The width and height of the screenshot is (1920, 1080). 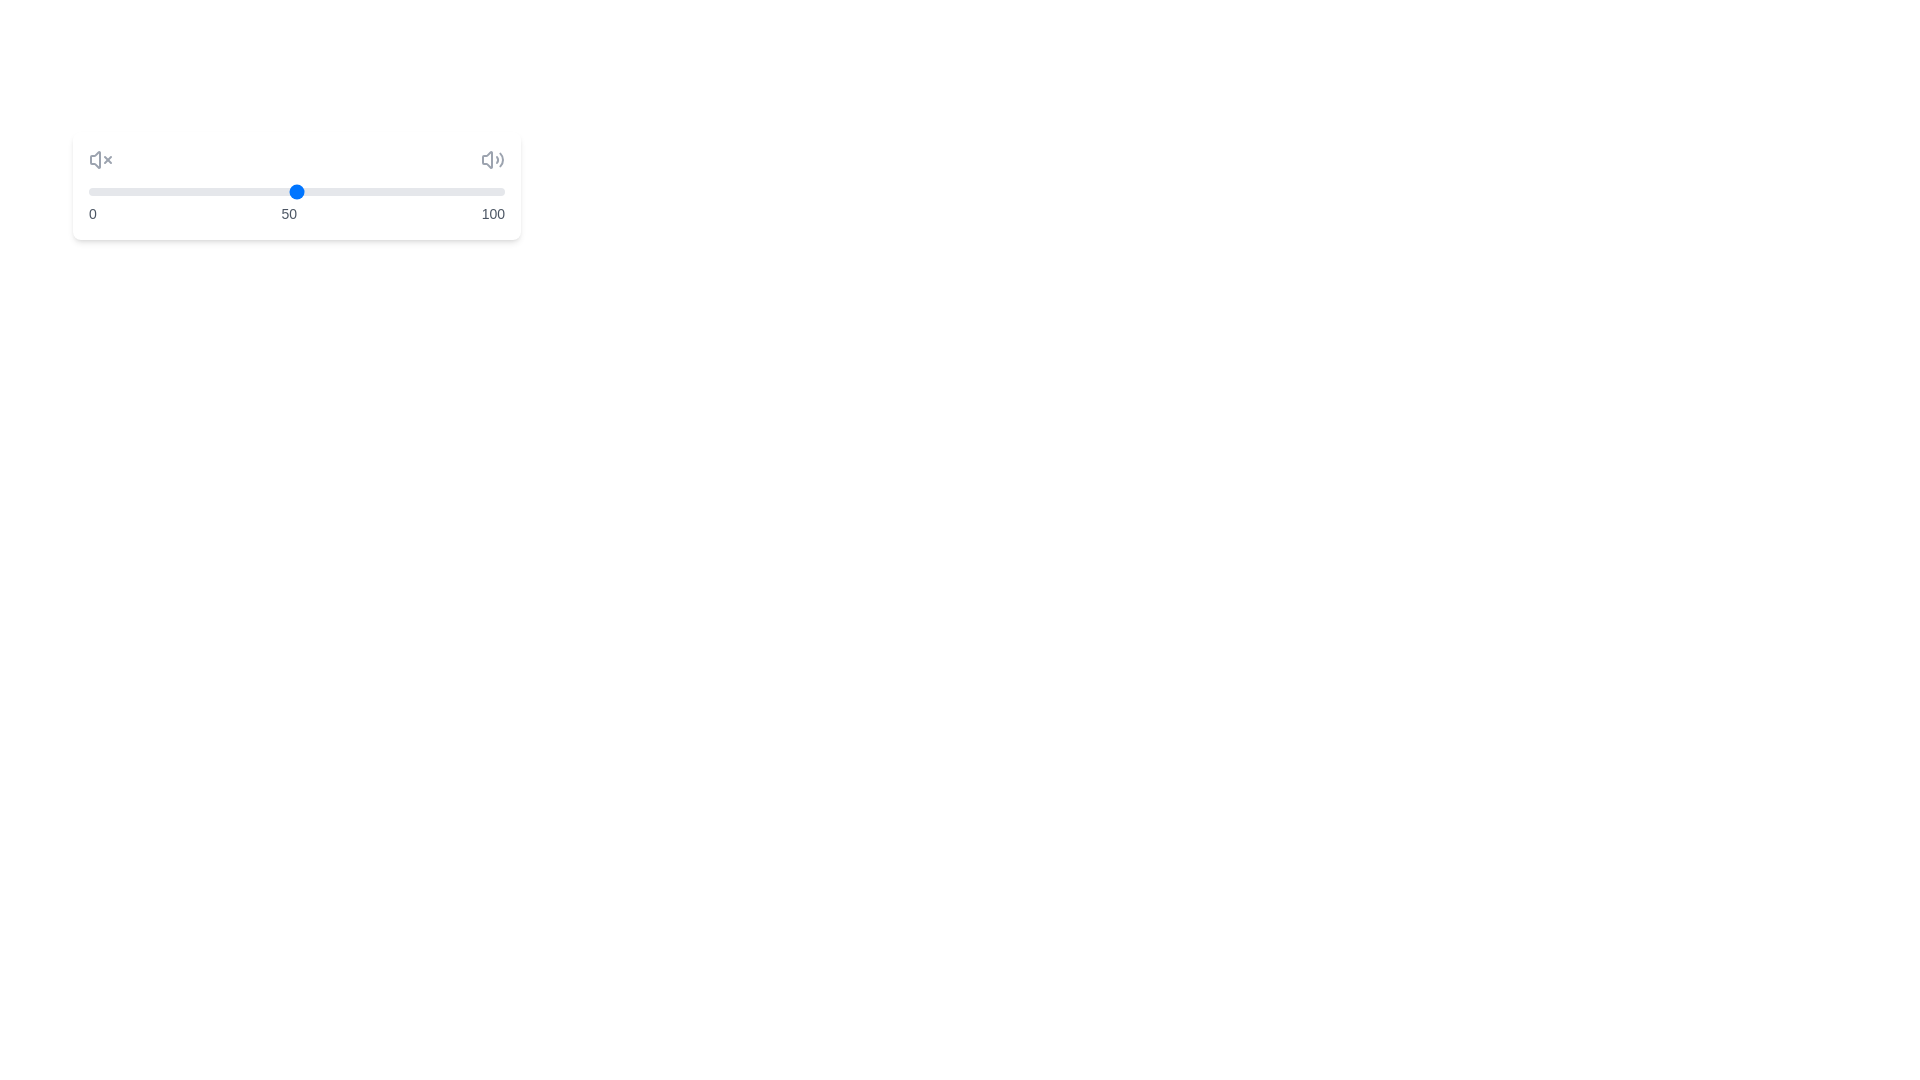 I want to click on the slider to set the volume to 80%, so click(x=420, y=192).